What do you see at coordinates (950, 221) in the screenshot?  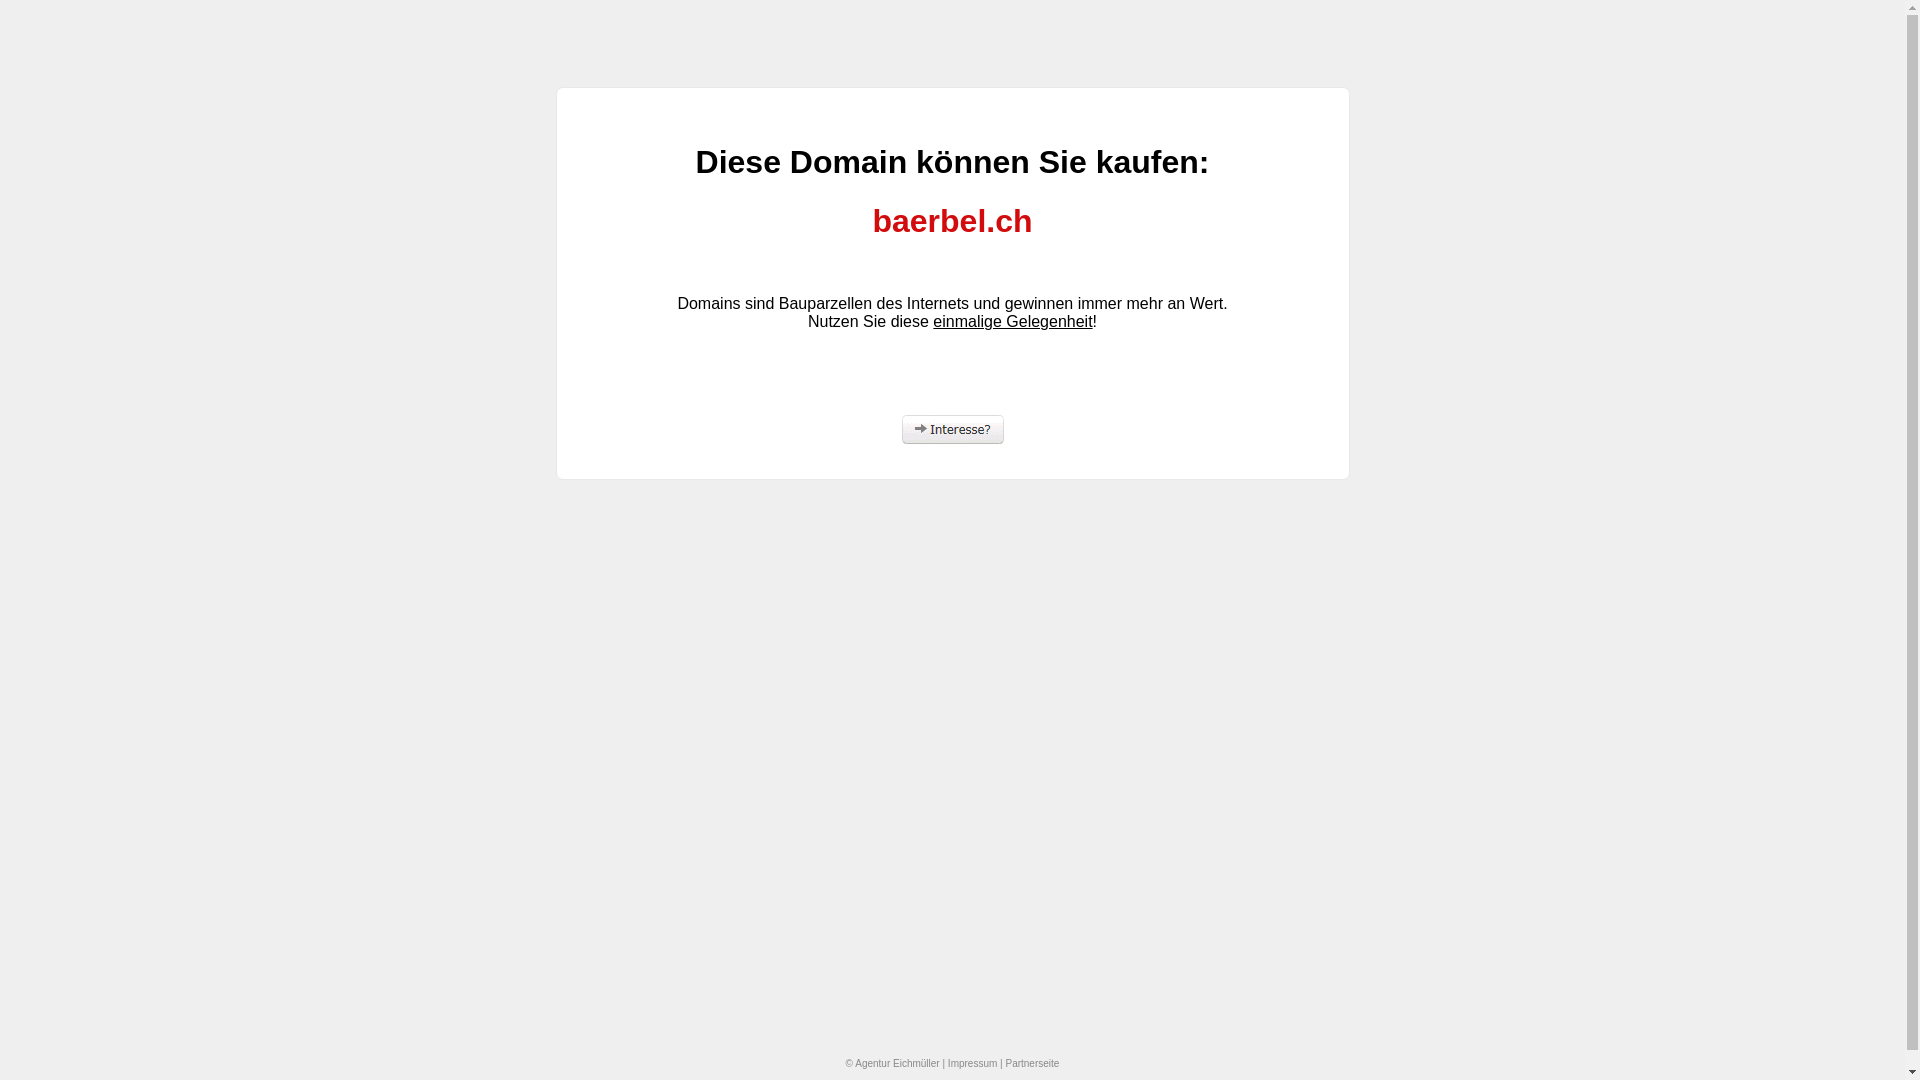 I see `'baerbel.ch'` at bounding box center [950, 221].